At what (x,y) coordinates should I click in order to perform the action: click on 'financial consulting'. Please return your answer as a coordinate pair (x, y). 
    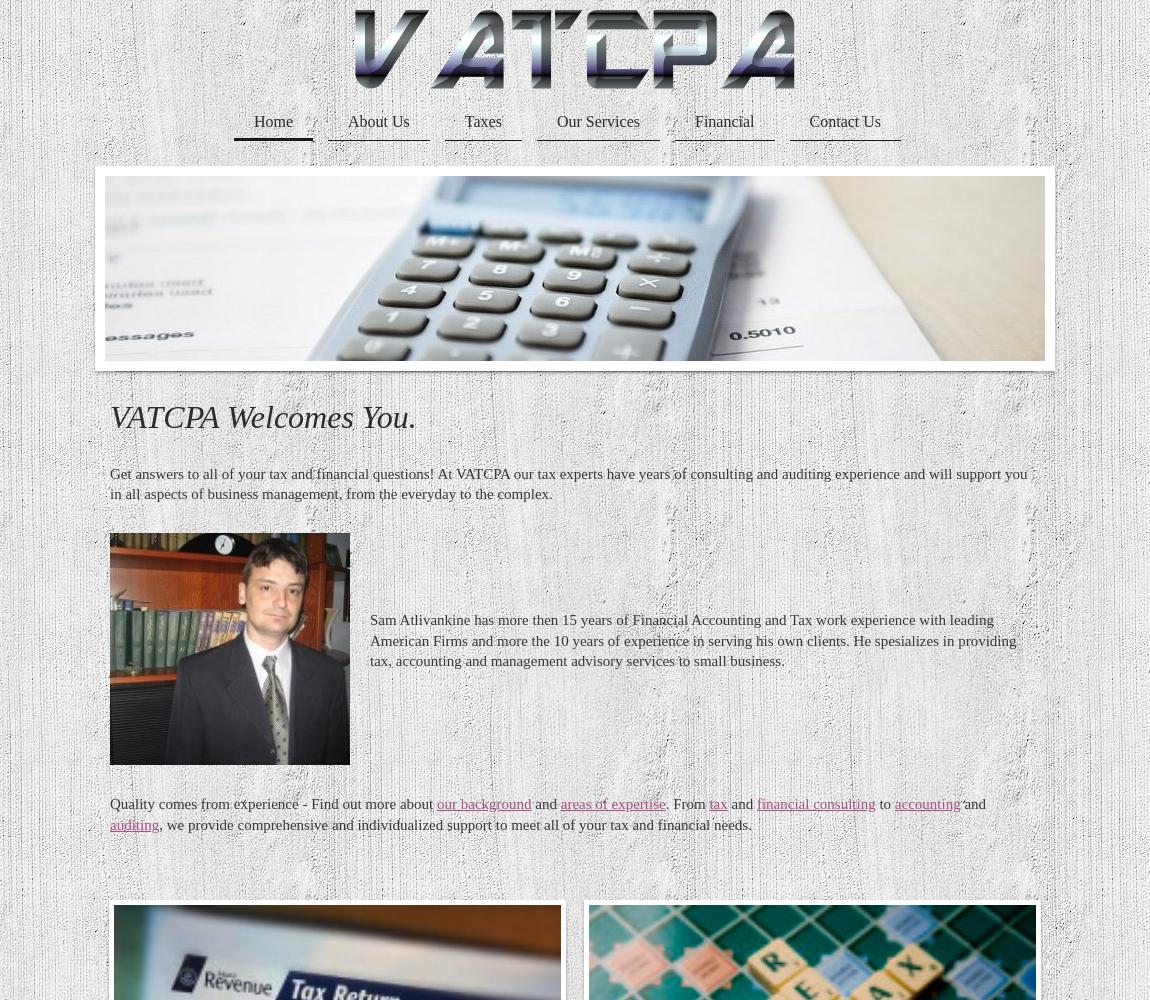
    Looking at the image, I should click on (814, 804).